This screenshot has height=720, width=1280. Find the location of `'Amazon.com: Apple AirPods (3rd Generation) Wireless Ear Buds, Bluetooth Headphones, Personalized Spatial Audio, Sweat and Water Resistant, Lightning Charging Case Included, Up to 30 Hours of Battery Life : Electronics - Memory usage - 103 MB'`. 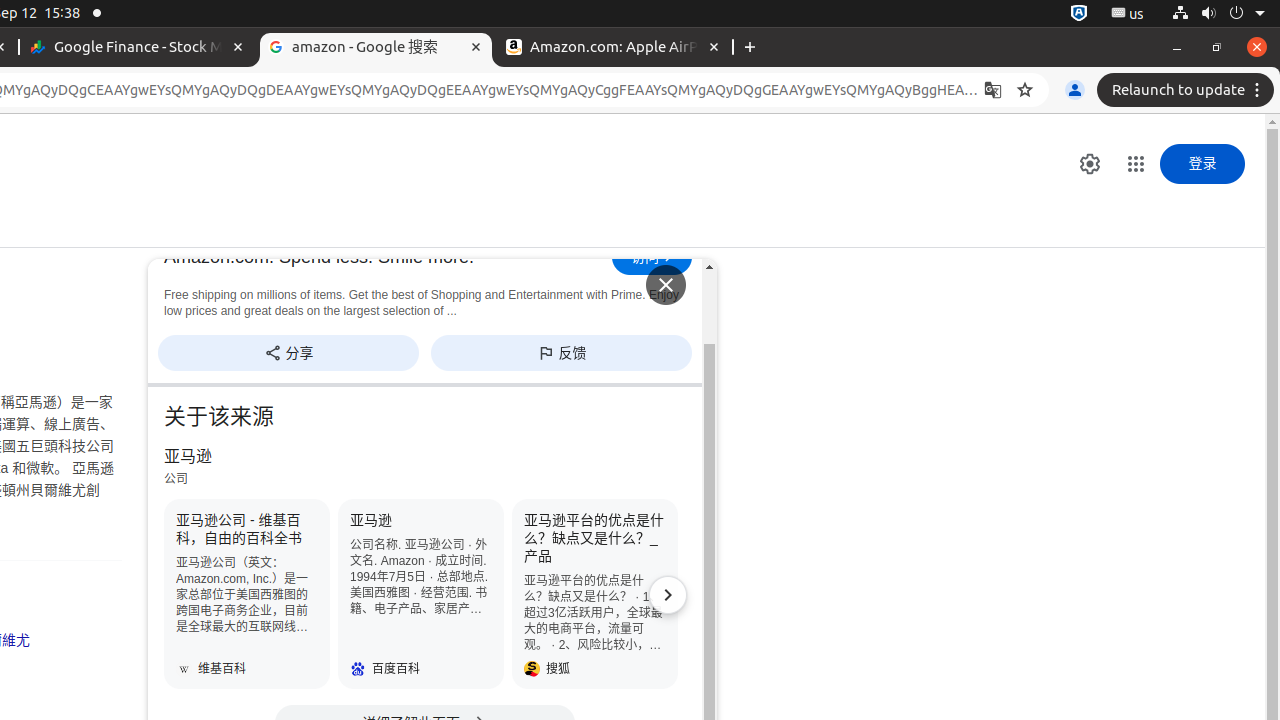

'Amazon.com: Apple AirPods (3rd Generation) Wireless Ear Buds, Bluetooth Headphones, Personalized Spatial Audio, Sweat and Water Resistant, Lightning Charging Case Included, Up to 30 Hours of Battery Life : Electronics - Memory usage - 103 MB' is located at coordinates (613, 46).